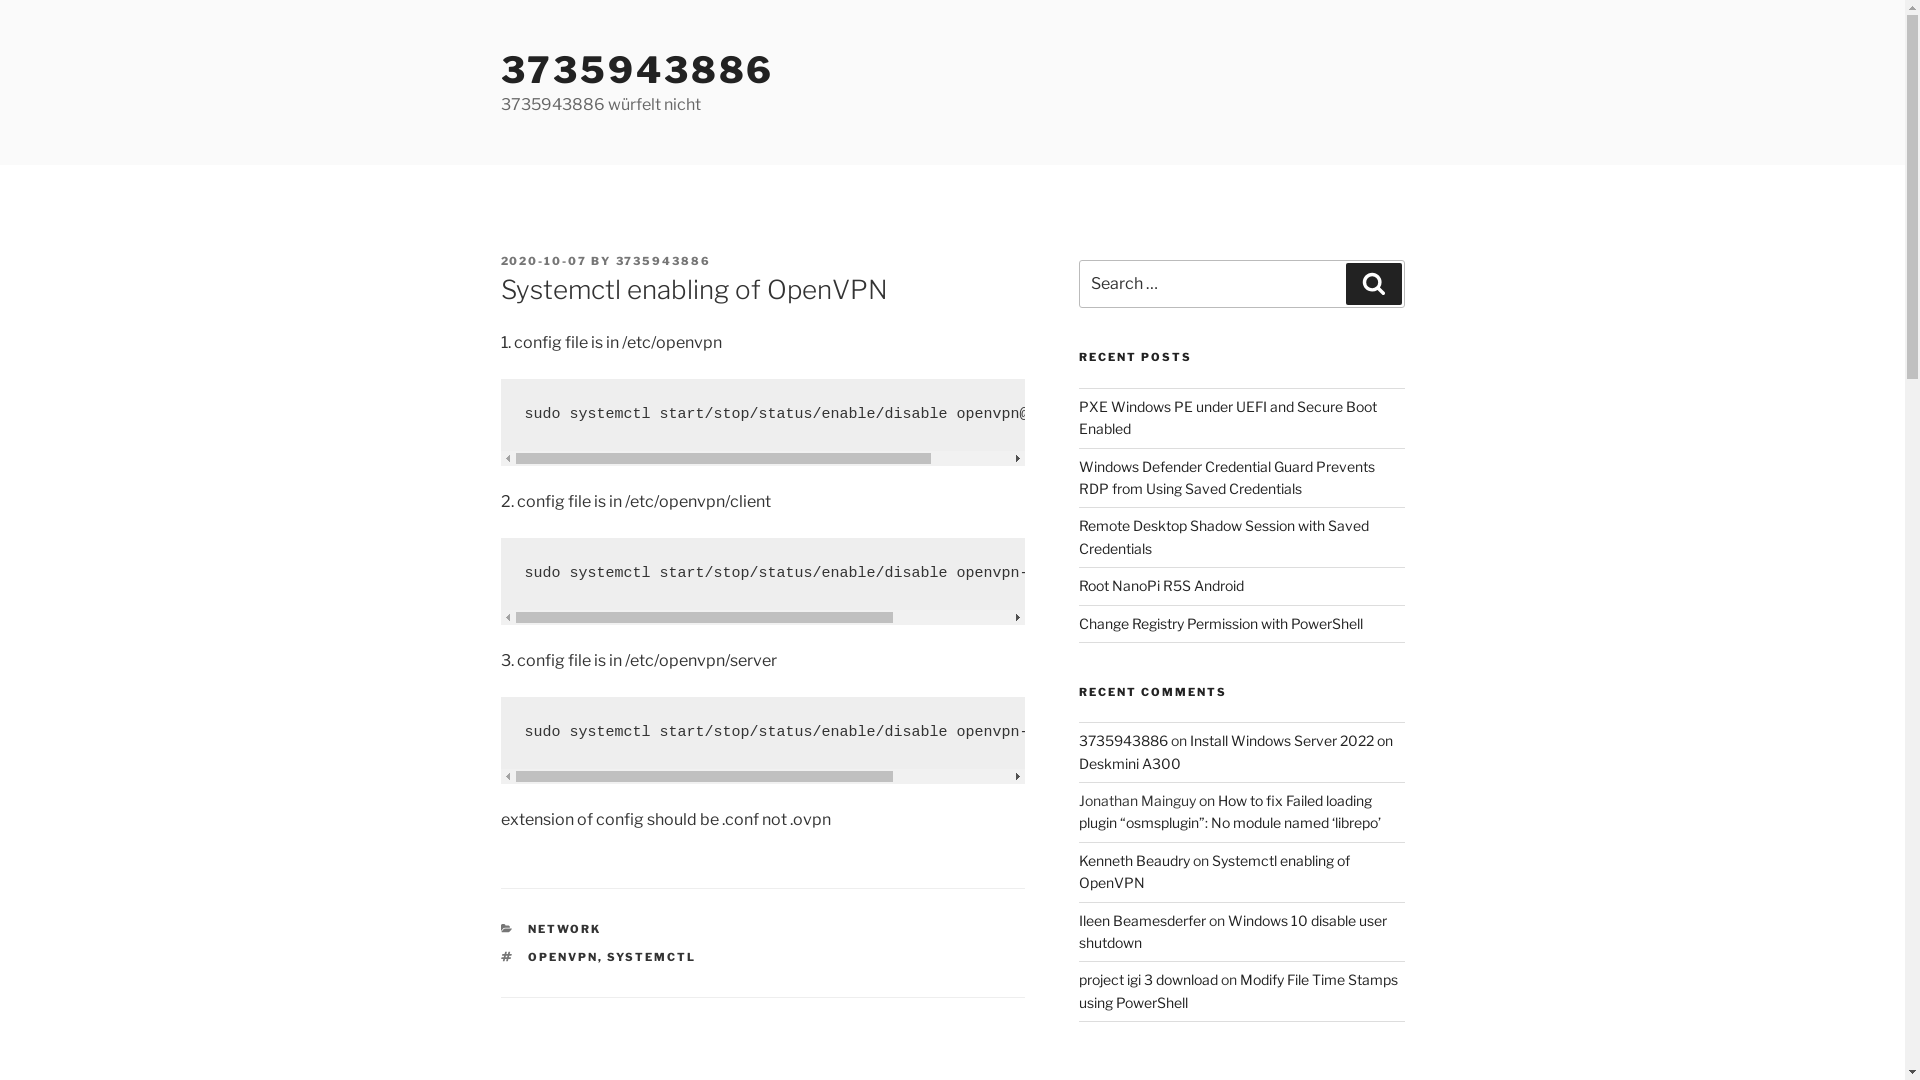 The width and height of the screenshot is (1920, 1080). I want to click on 'Remote Desktop Shadow Session with Saved Credentials', so click(1223, 535).